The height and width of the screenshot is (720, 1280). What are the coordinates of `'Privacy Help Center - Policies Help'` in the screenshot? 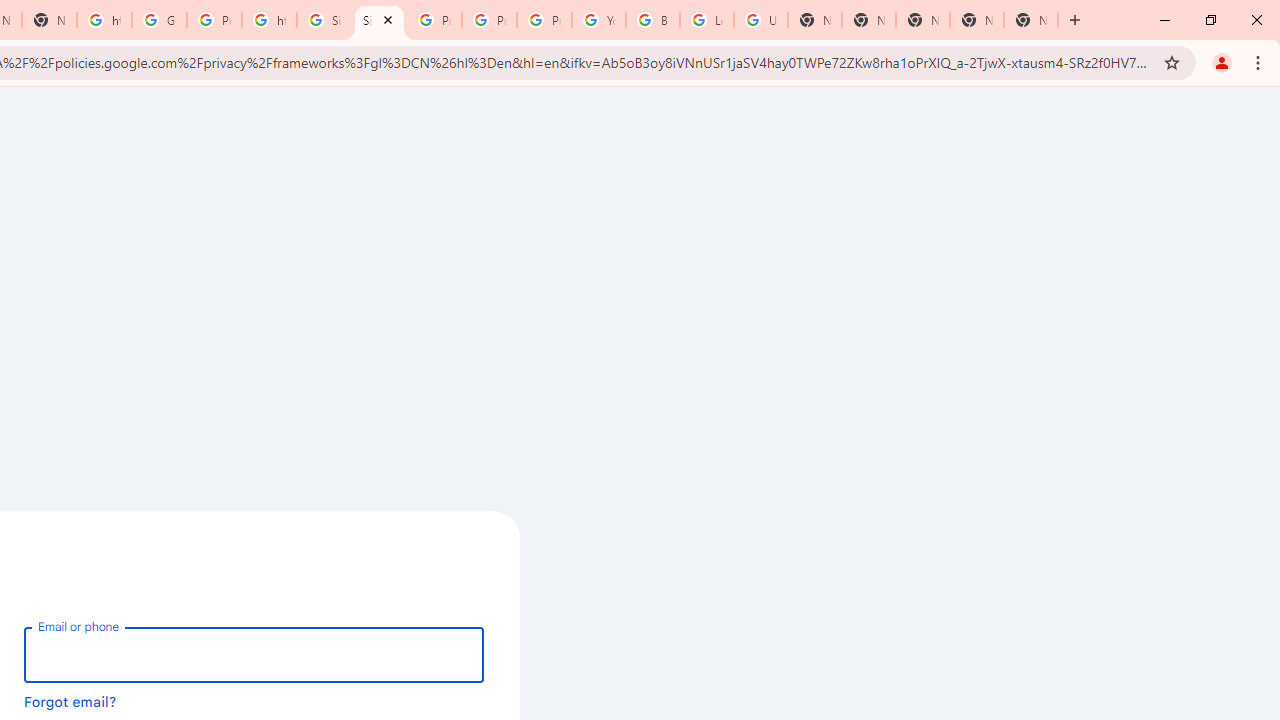 It's located at (433, 20).